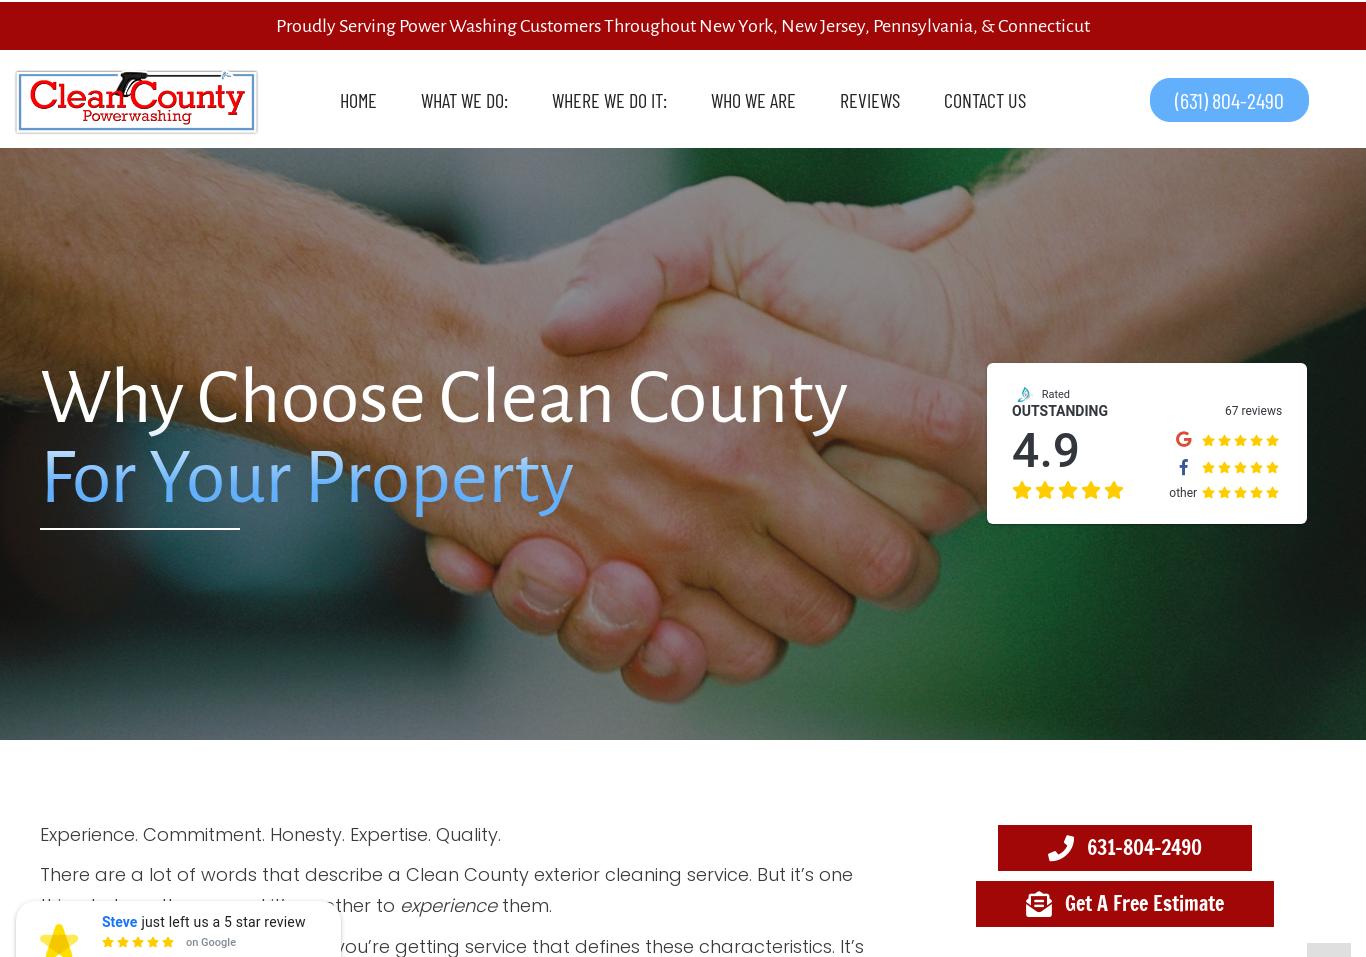  What do you see at coordinates (445, 889) in the screenshot?
I see `'There are a lot of words that describe a Clean County exterior cleaning service. But it’s one thing to hear them – and it’s another to'` at bounding box center [445, 889].